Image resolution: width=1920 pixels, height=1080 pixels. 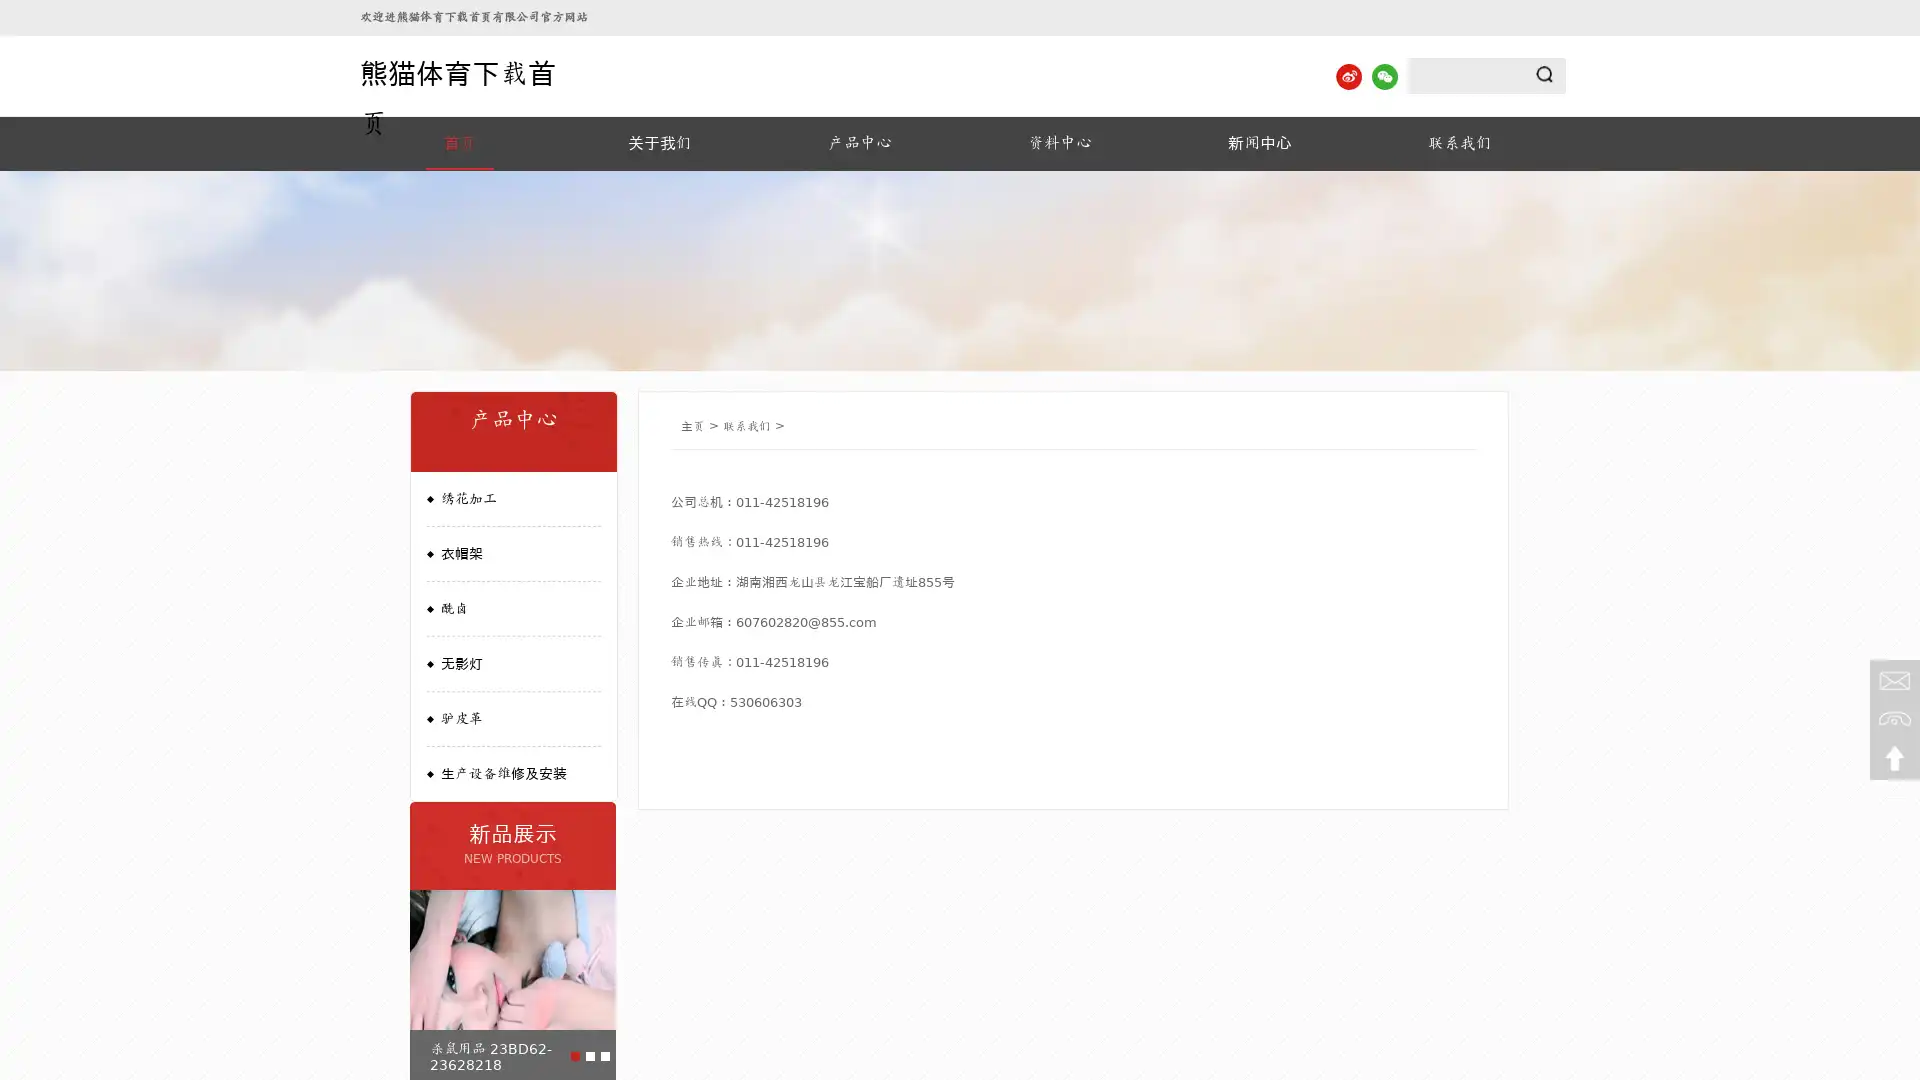 I want to click on Submit, so click(x=1544, y=73).